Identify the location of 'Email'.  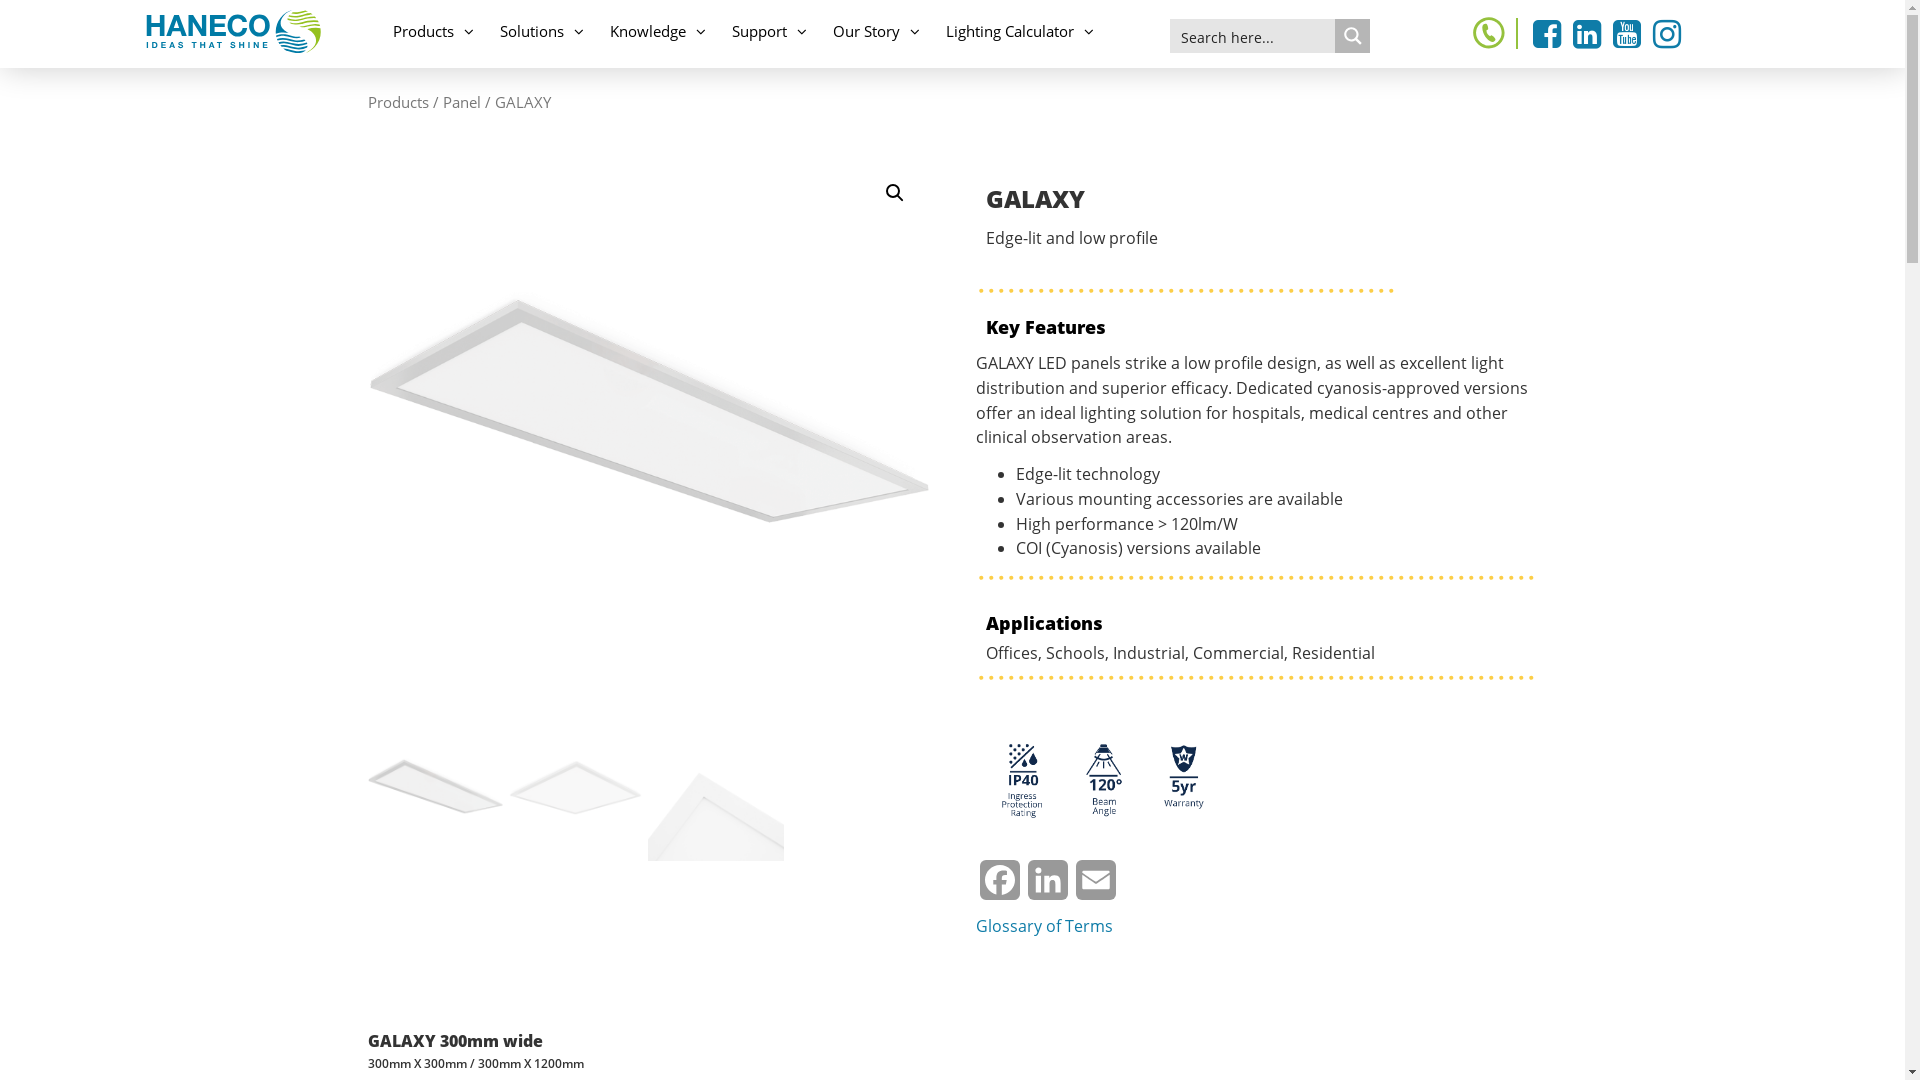
(1094, 886).